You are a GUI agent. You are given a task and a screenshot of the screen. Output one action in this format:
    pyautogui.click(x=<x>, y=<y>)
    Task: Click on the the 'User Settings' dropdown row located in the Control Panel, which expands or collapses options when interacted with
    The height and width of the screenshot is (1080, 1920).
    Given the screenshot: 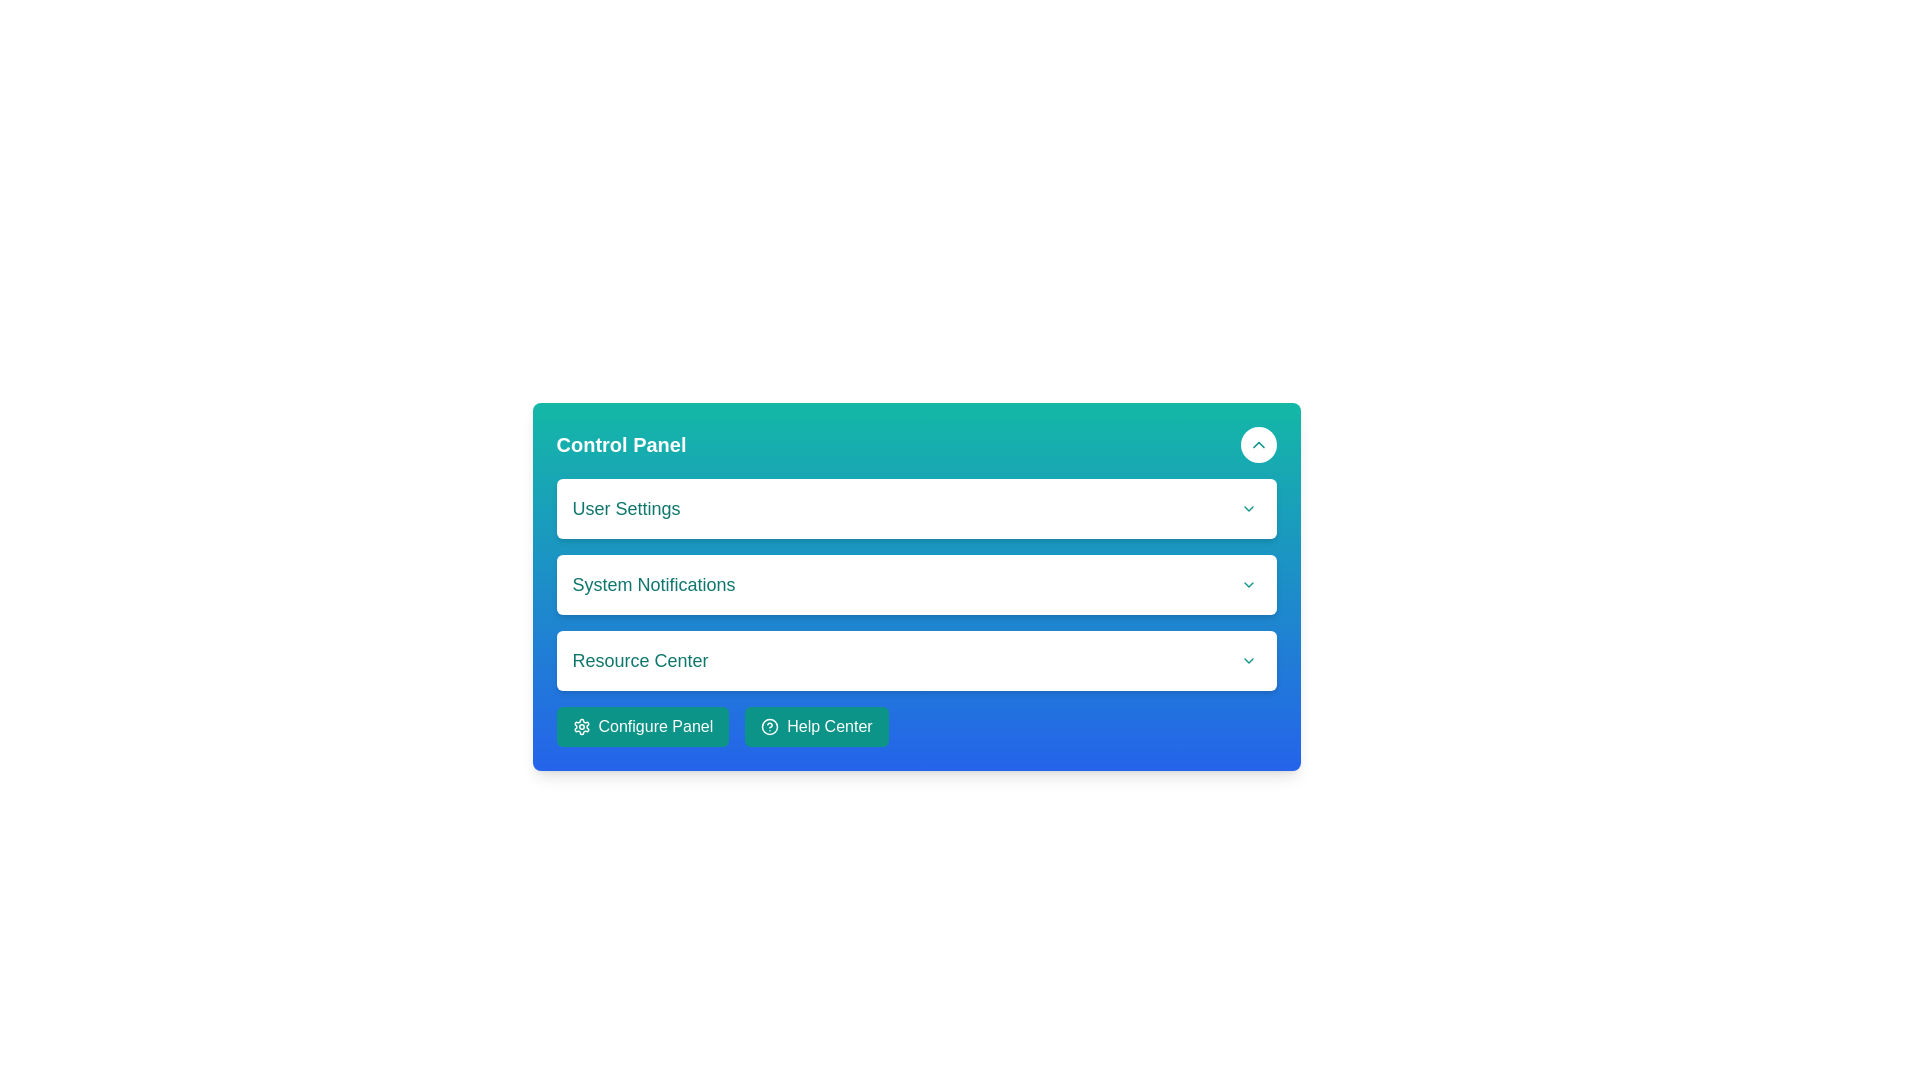 What is the action you would take?
    pyautogui.click(x=915, y=508)
    